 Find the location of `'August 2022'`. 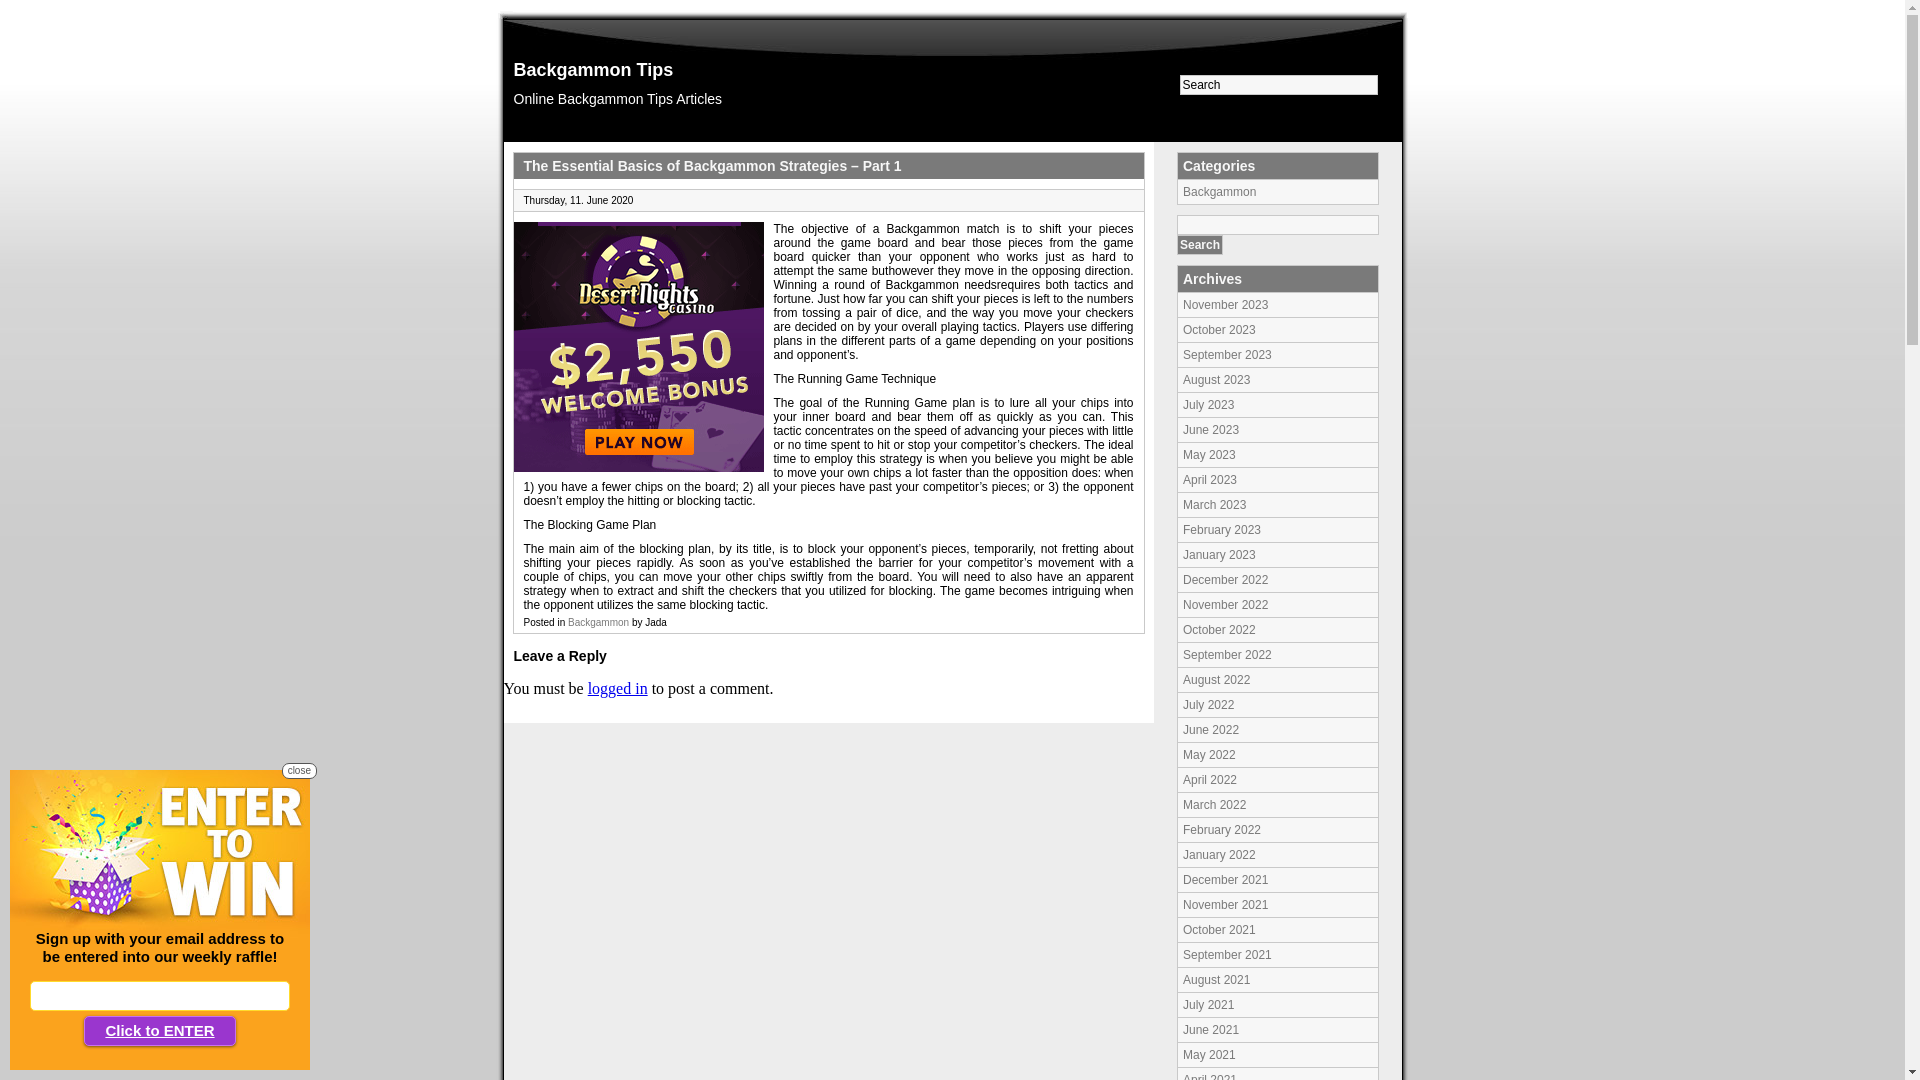

'August 2022' is located at coordinates (1215, 678).